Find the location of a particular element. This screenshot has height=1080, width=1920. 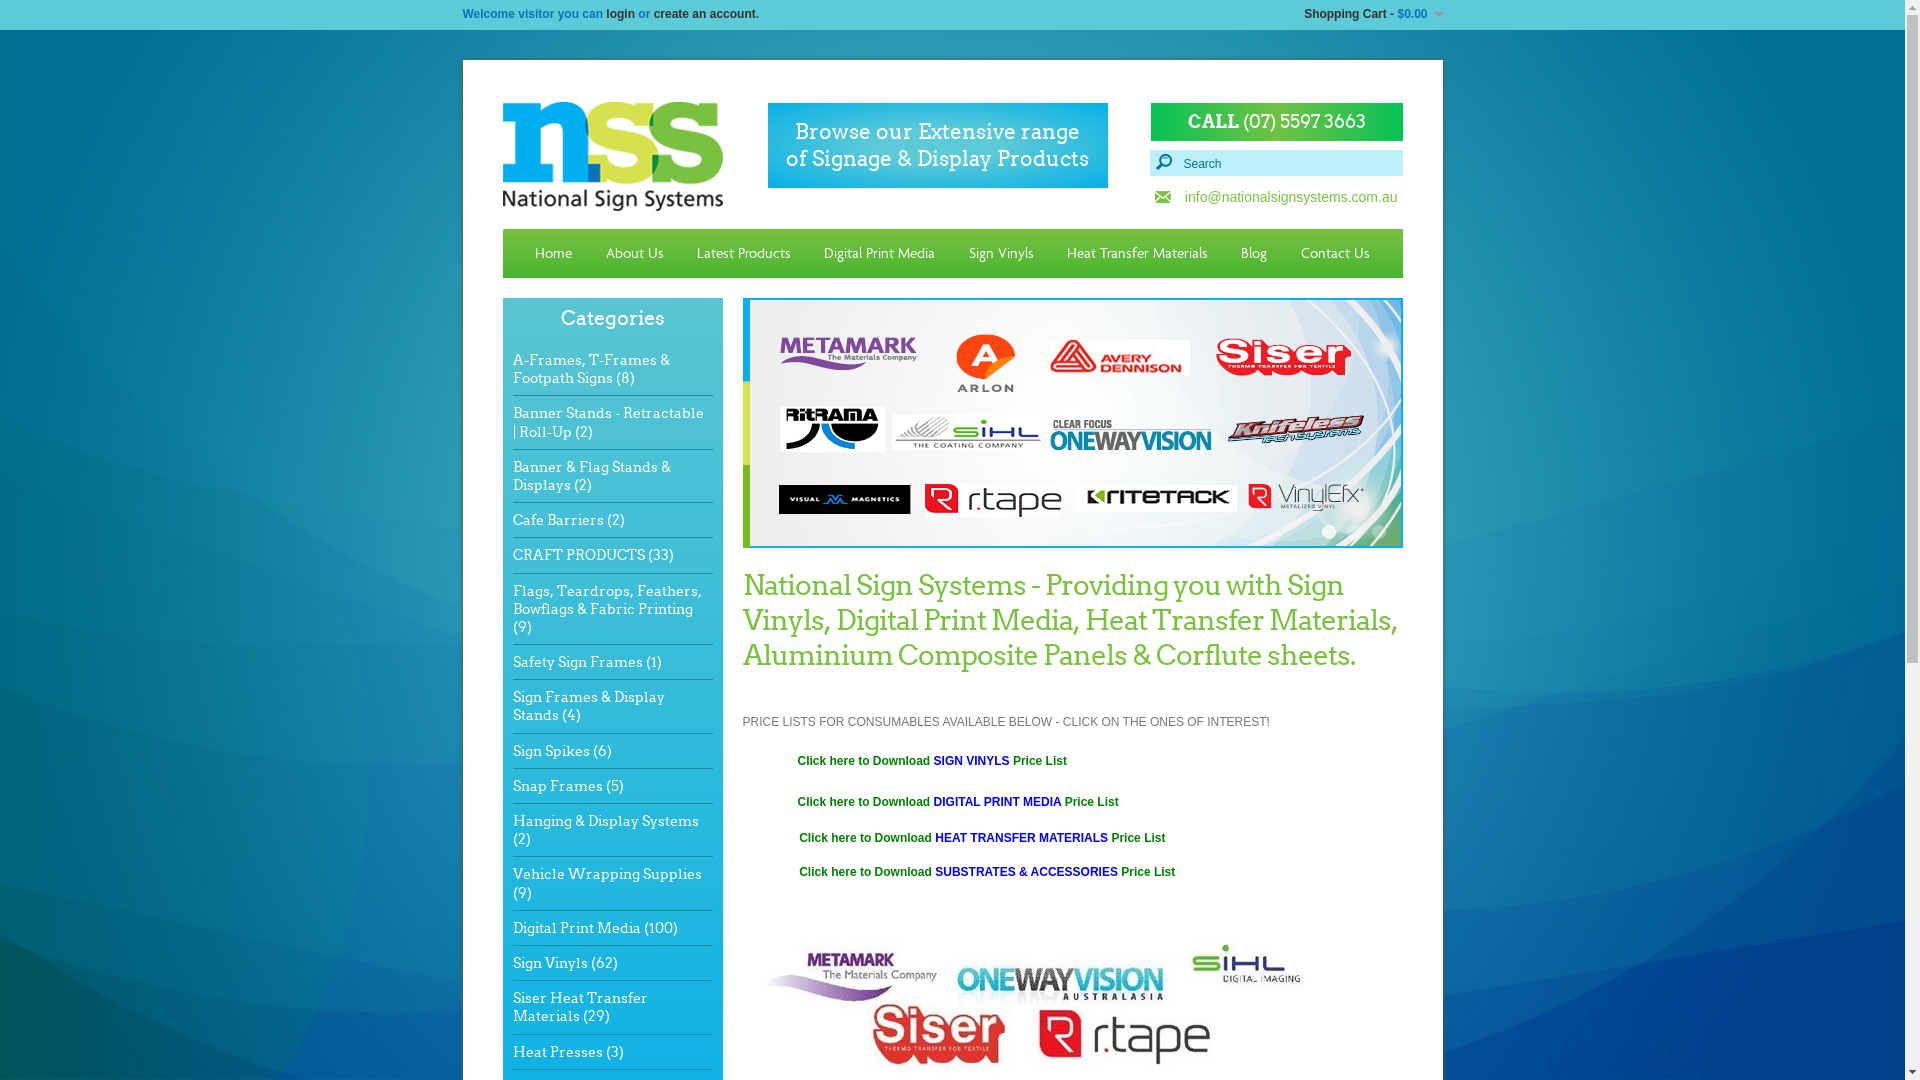

'Hanging & Display Systems (2)' is located at coordinates (603, 829).